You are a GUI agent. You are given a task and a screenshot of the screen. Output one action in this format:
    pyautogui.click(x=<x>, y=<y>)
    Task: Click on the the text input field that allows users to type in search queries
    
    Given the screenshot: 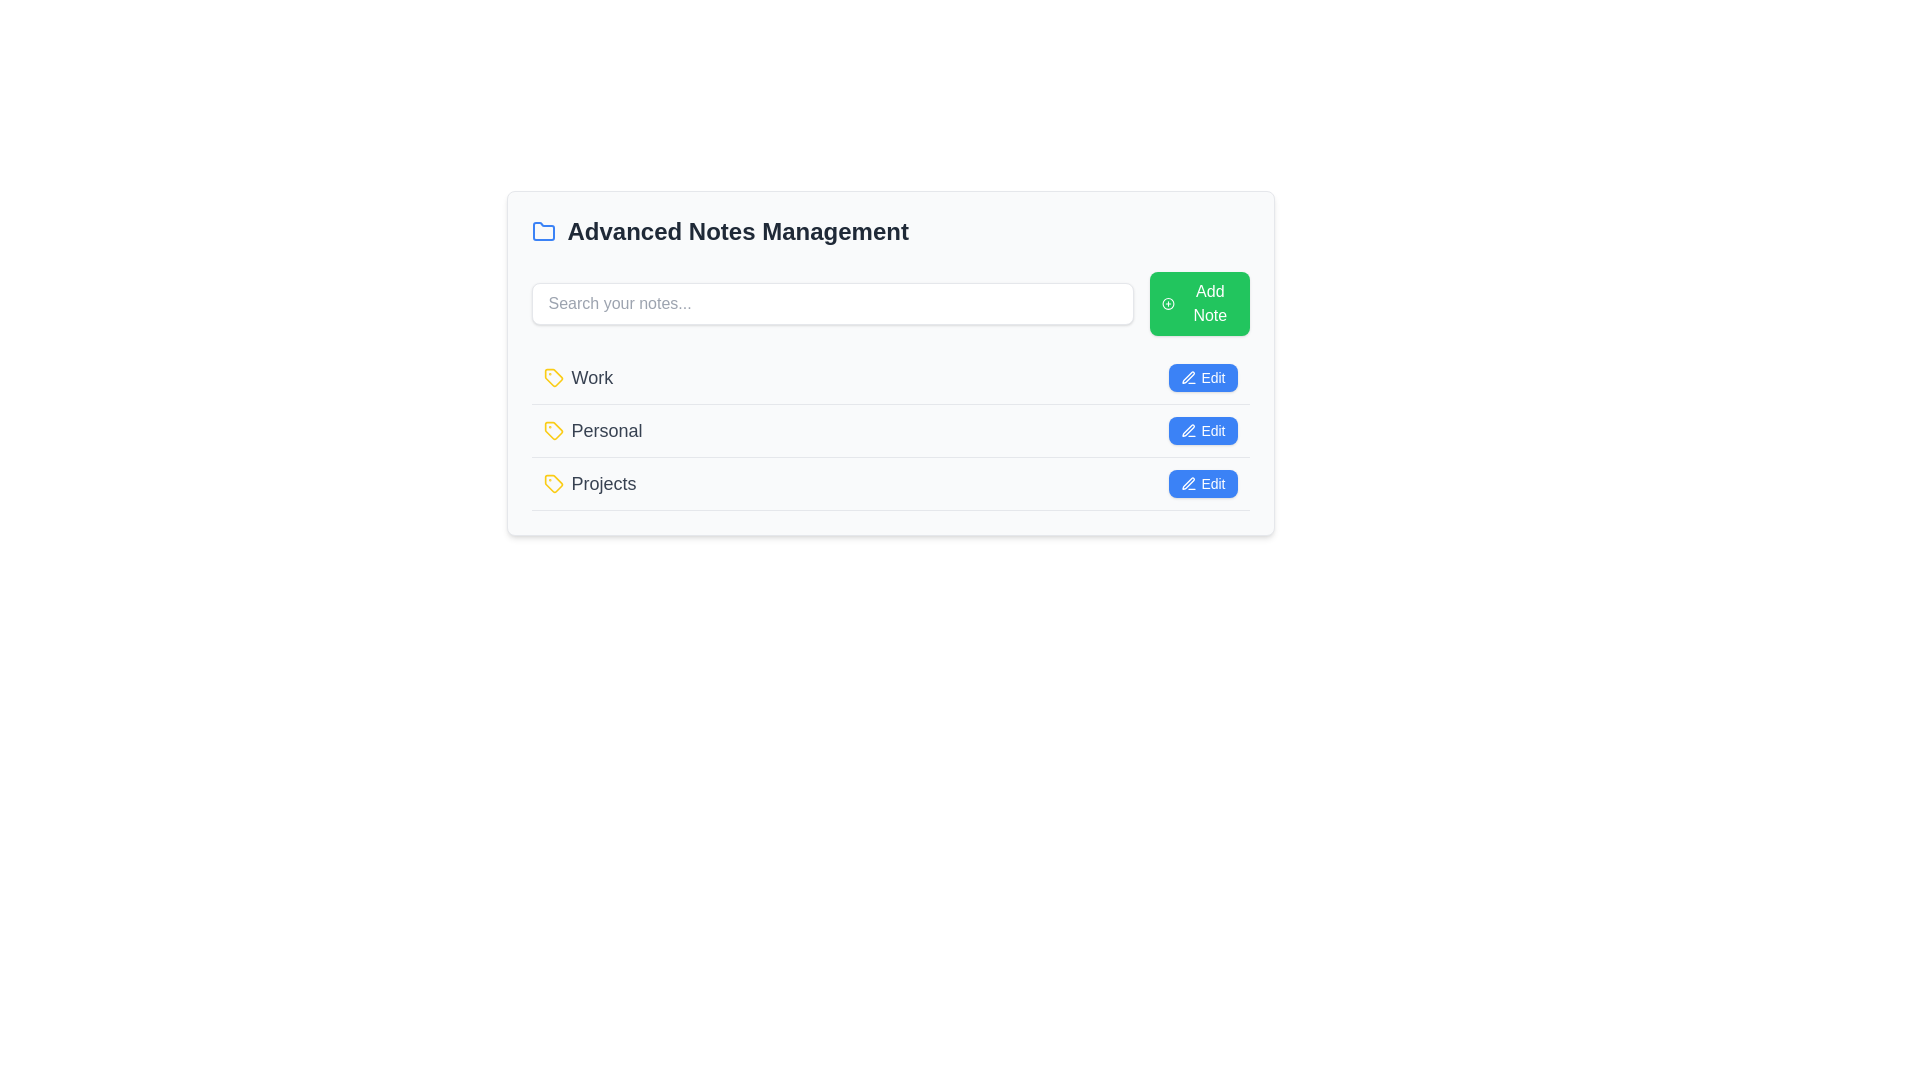 What is the action you would take?
    pyautogui.click(x=832, y=304)
    